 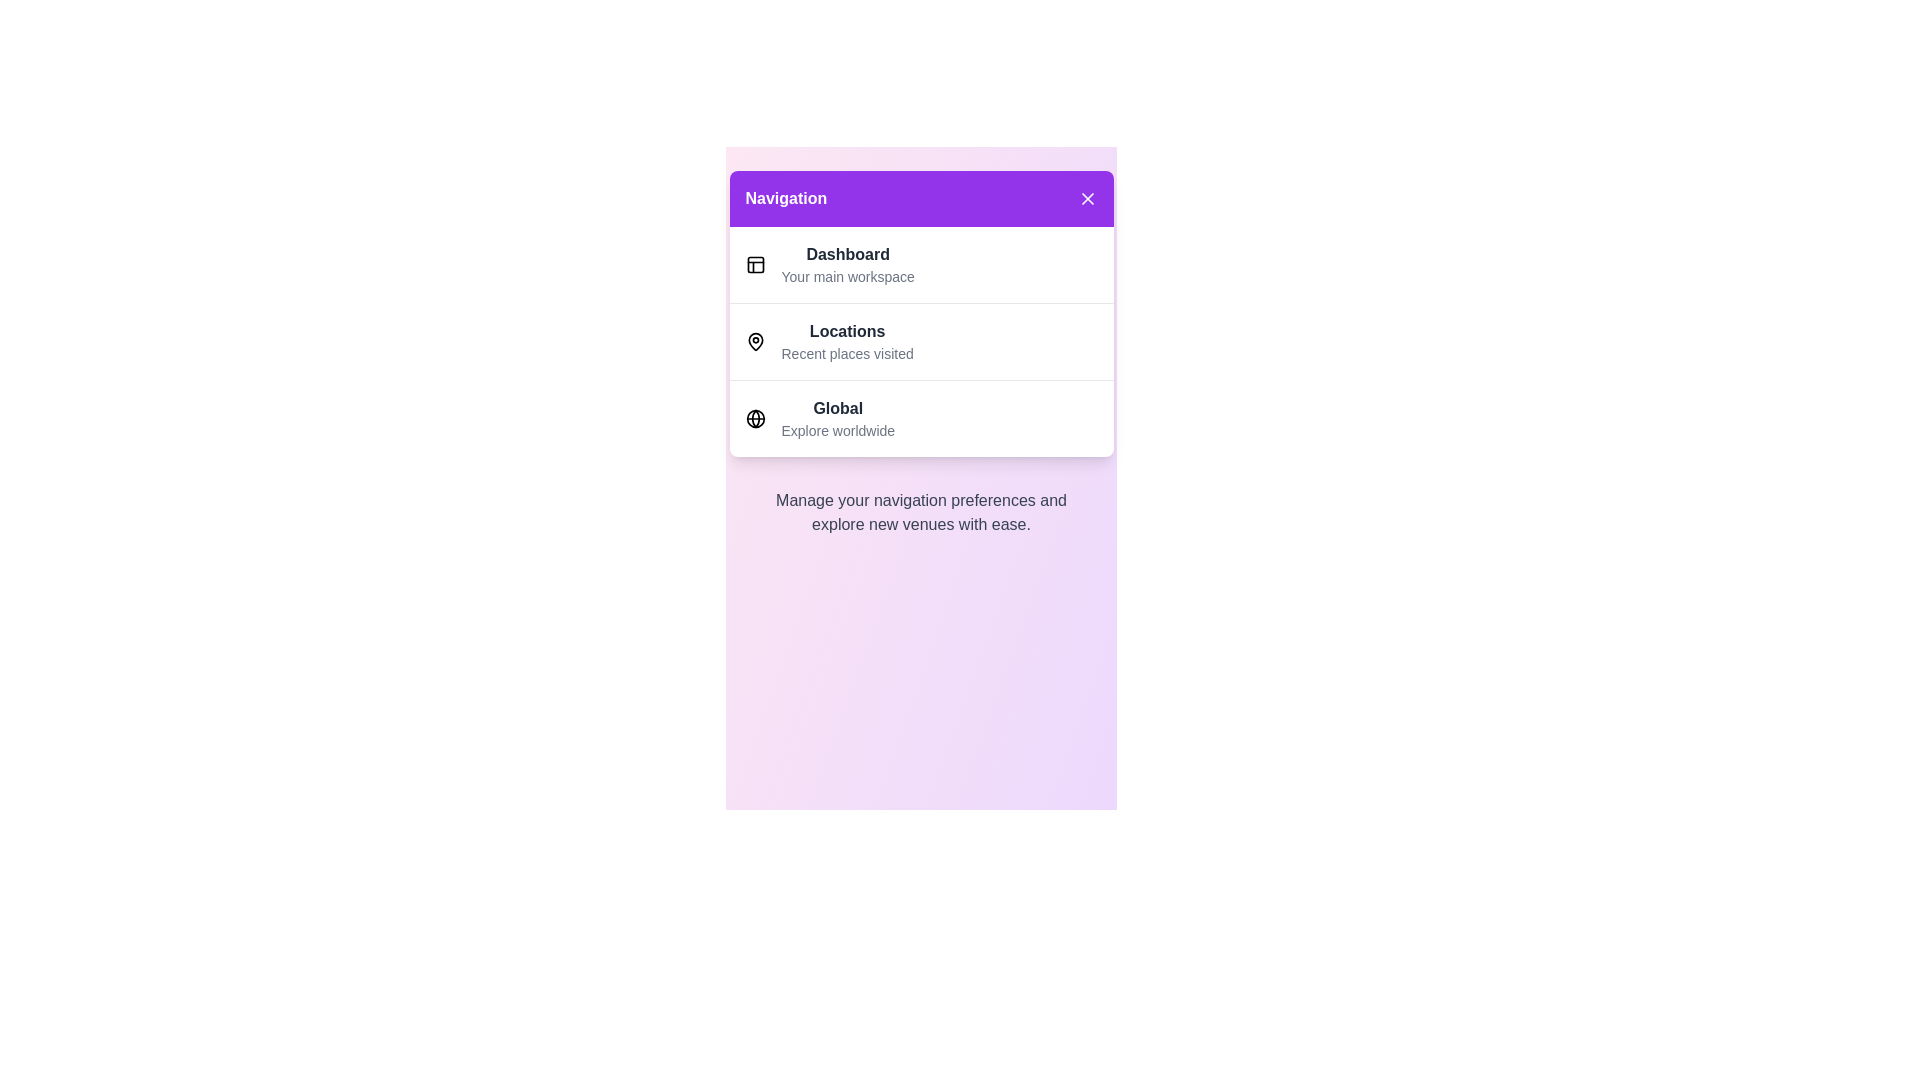 I want to click on the menu item Locations to explore its details, so click(x=846, y=341).